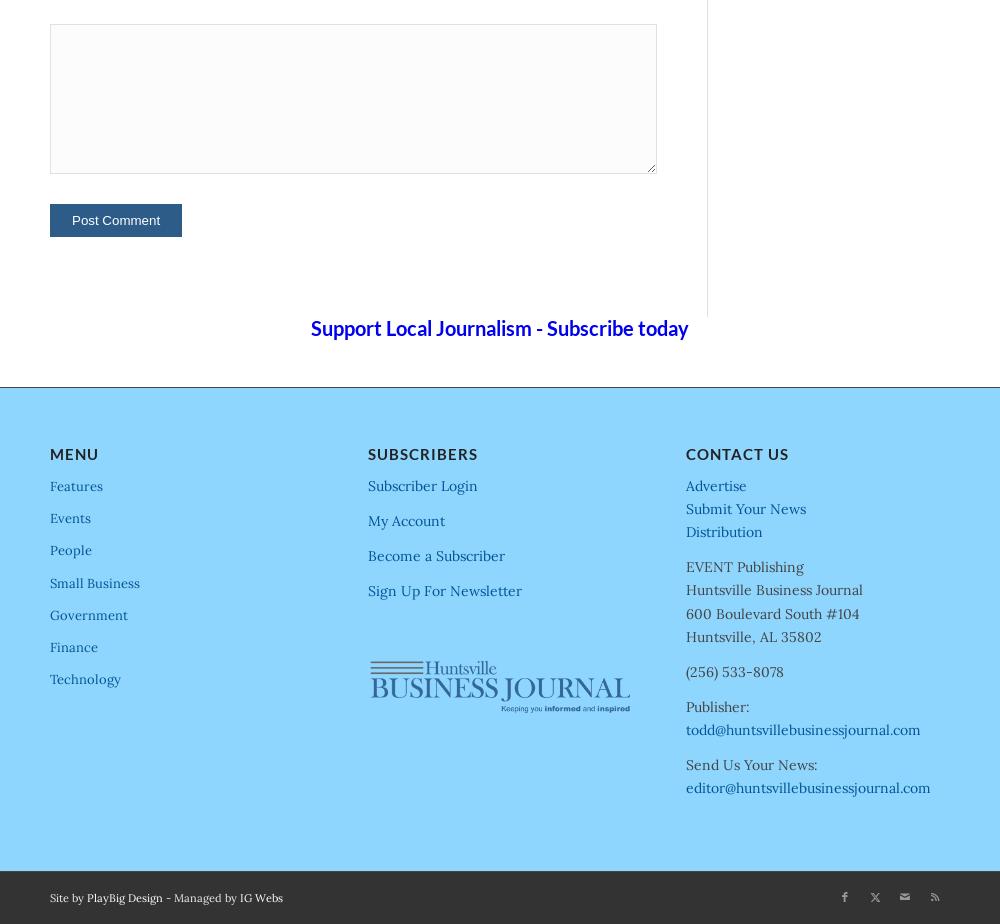 The width and height of the screenshot is (1000, 924). Describe the element at coordinates (744, 566) in the screenshot. I see `'EVENT Publishing'` at that location.